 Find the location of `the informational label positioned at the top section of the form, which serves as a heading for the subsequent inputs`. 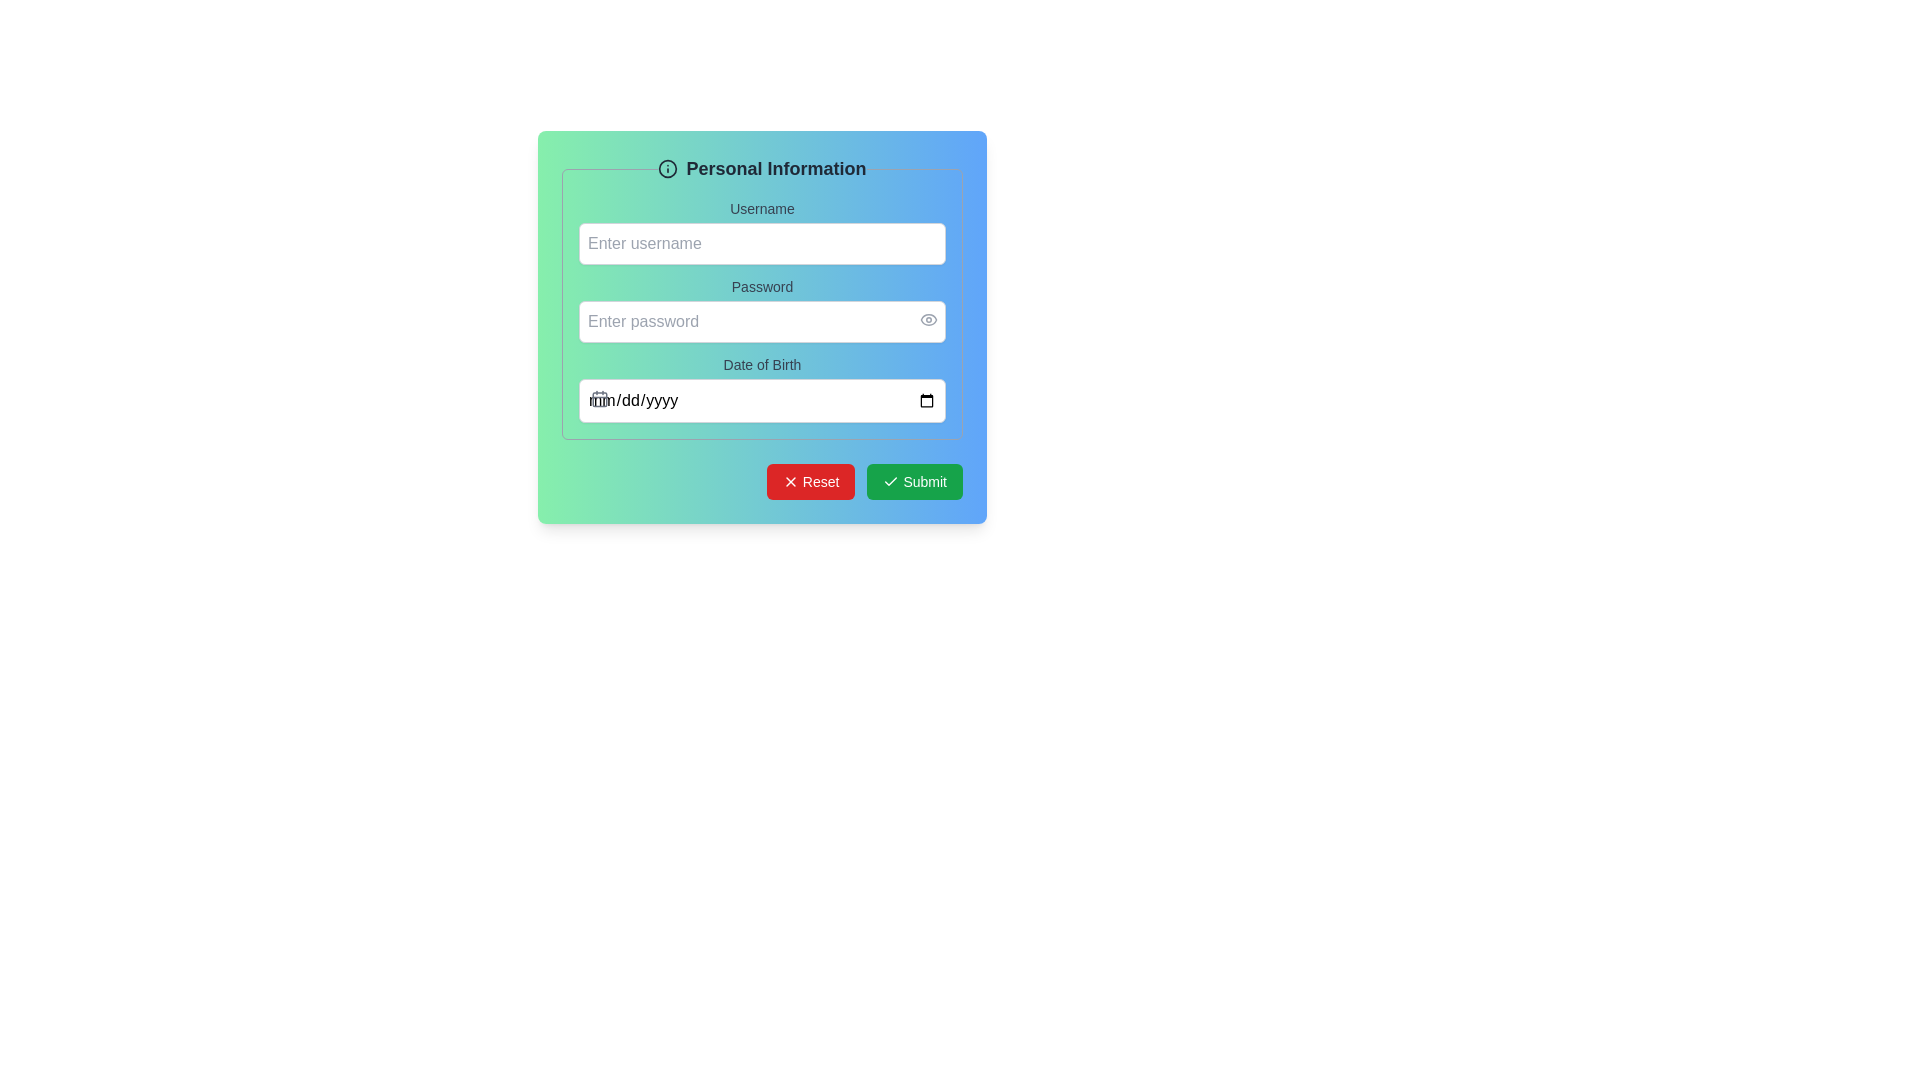

the informational label positioned at the top section of the form, which serves as a heading for the subsequent inputs is located at coordinates (775, 168).